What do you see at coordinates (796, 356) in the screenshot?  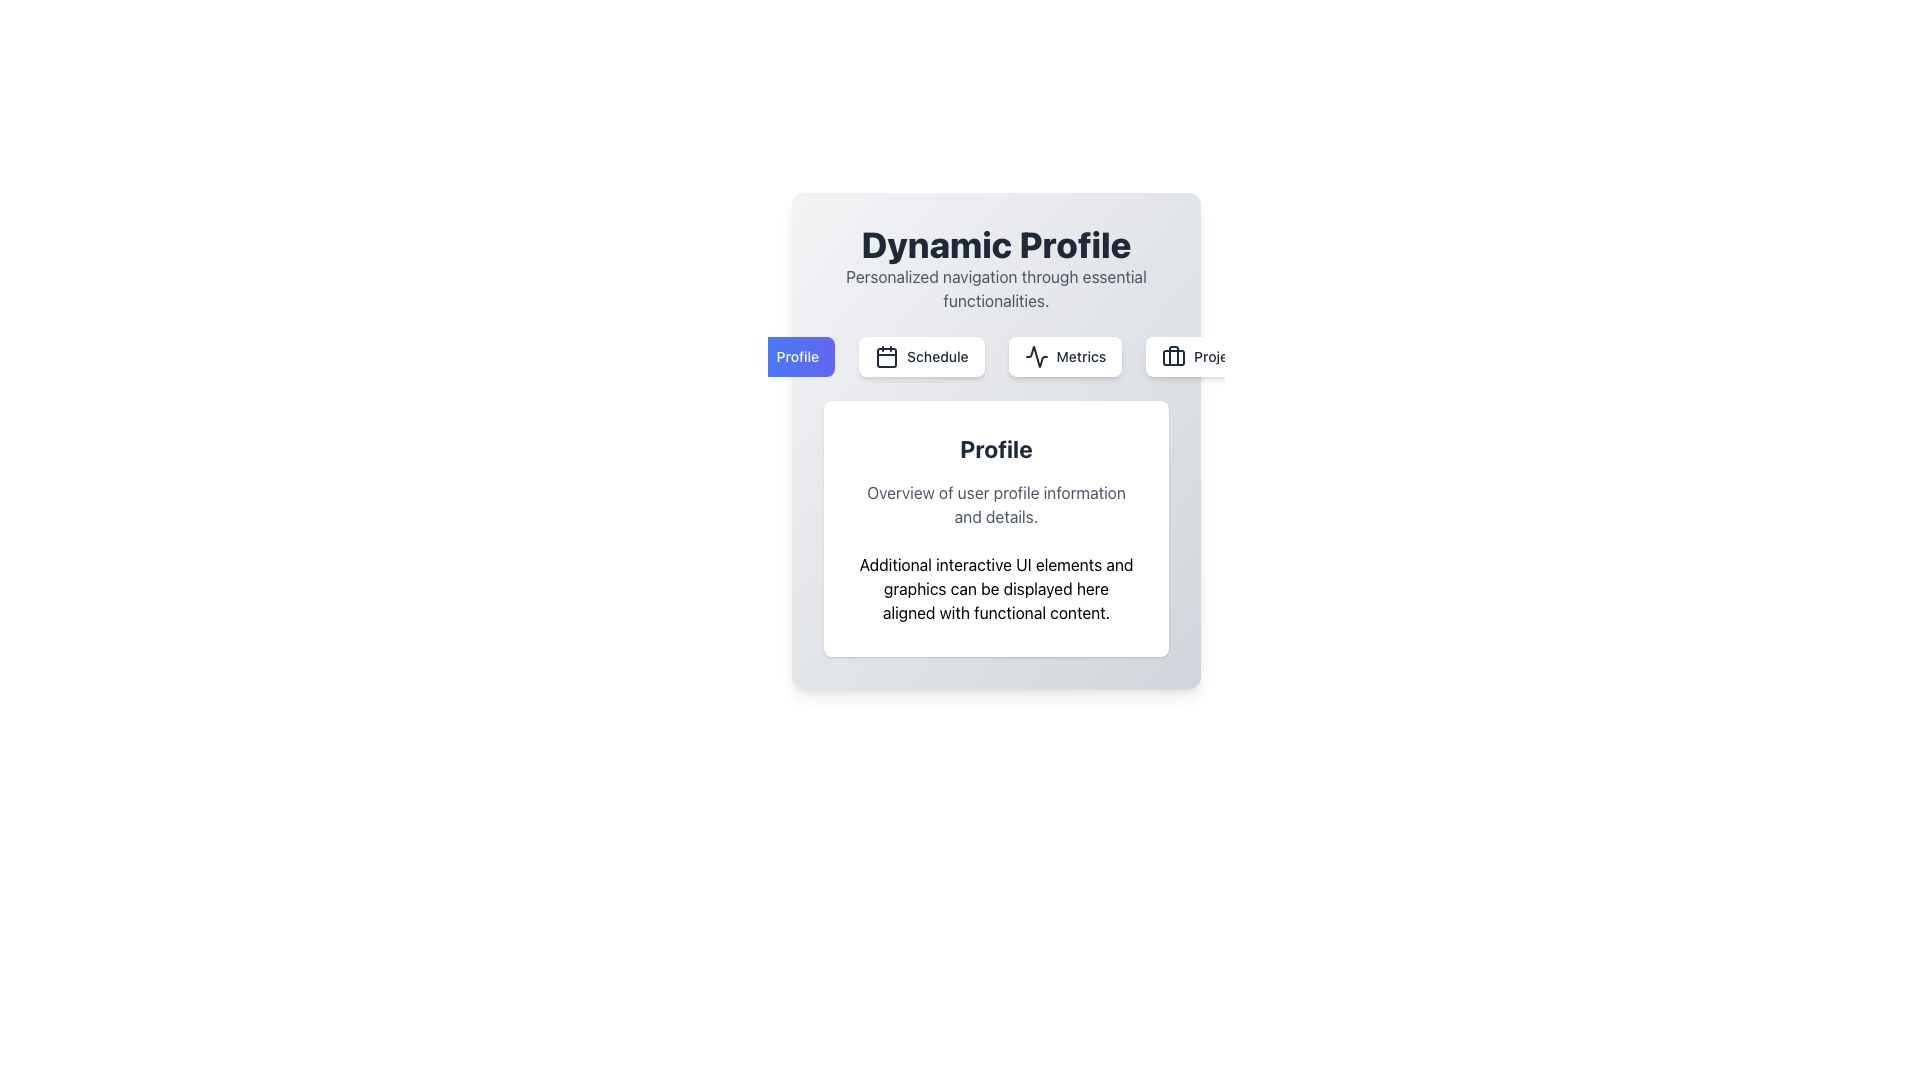 I see `the static text element displaying 'Profile' within the blue gradient button located below the heading 'Dynamic Profile'` at bounding box center [796, 356].